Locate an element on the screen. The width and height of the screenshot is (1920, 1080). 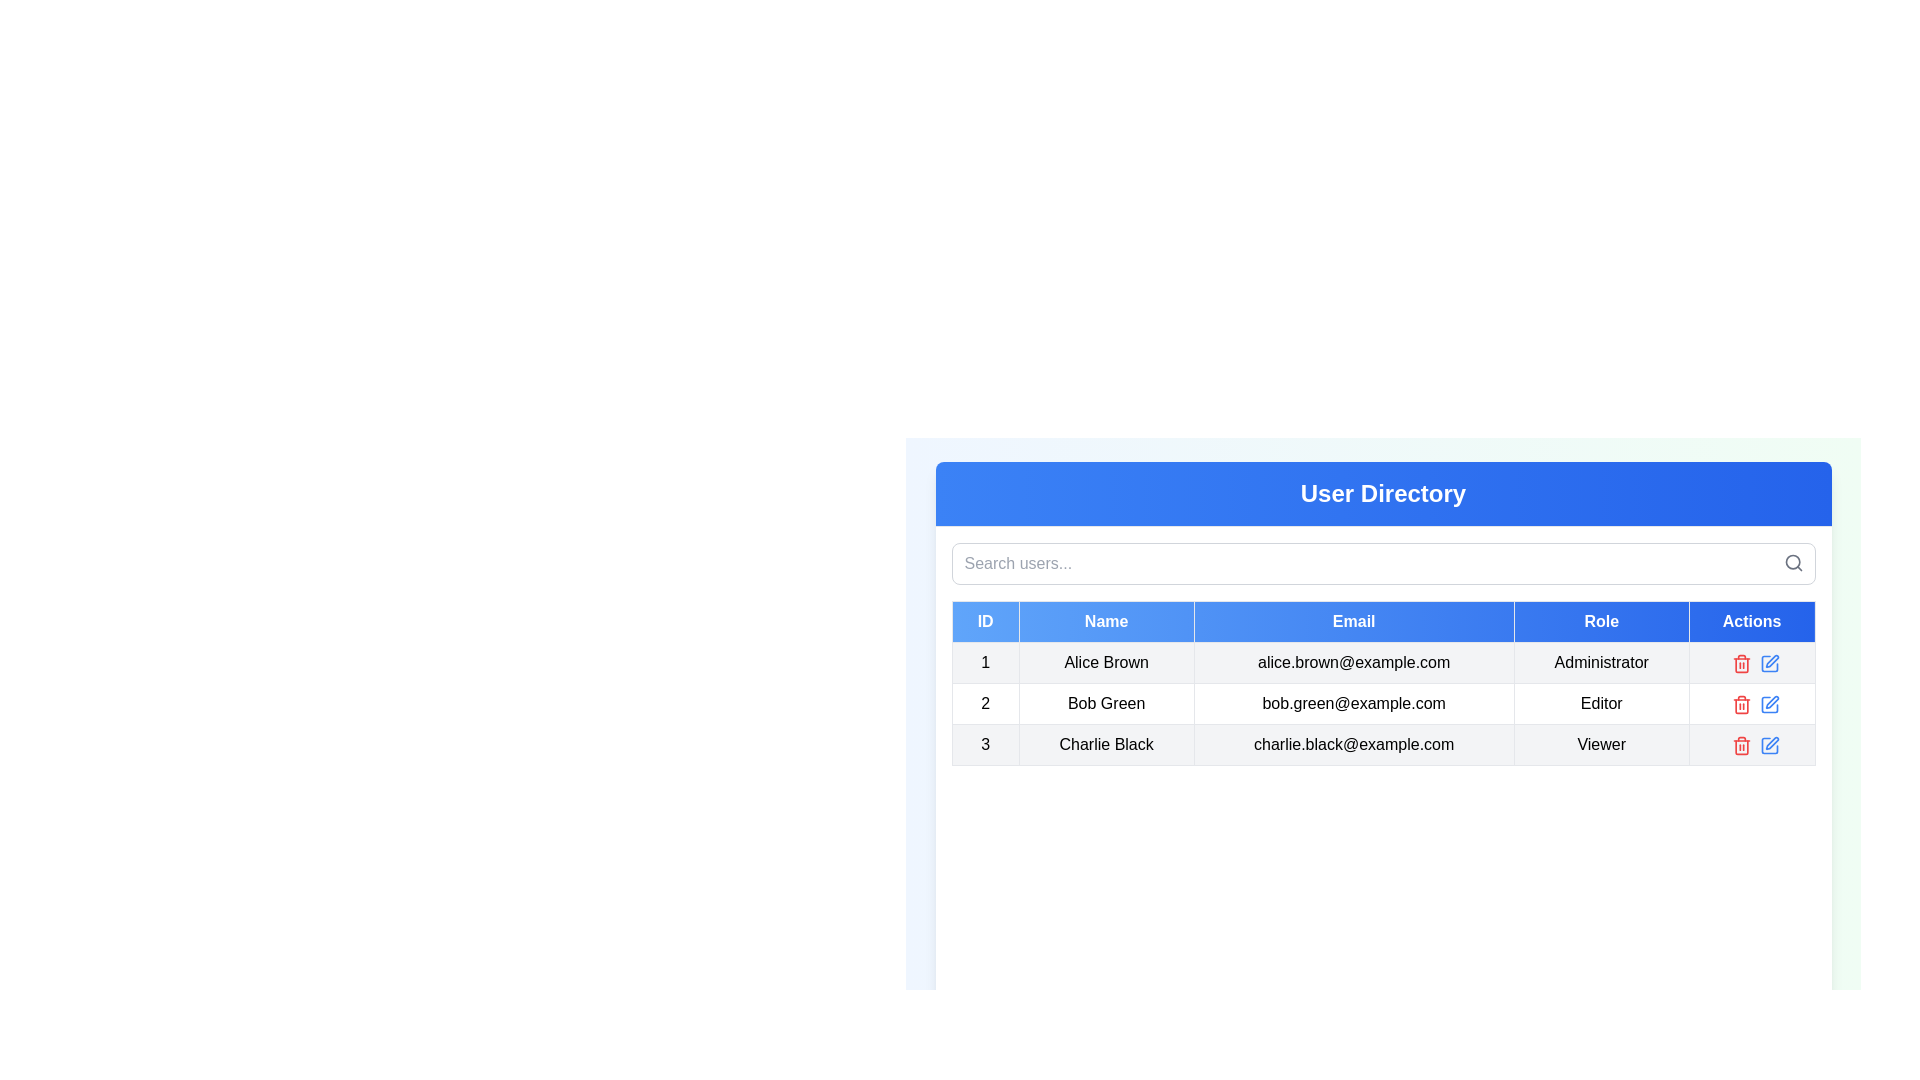
the circular decorative graphic component representing a magnifying glass located in the top-right corner of the user directory interface header is located at coordinates (1792, 562).